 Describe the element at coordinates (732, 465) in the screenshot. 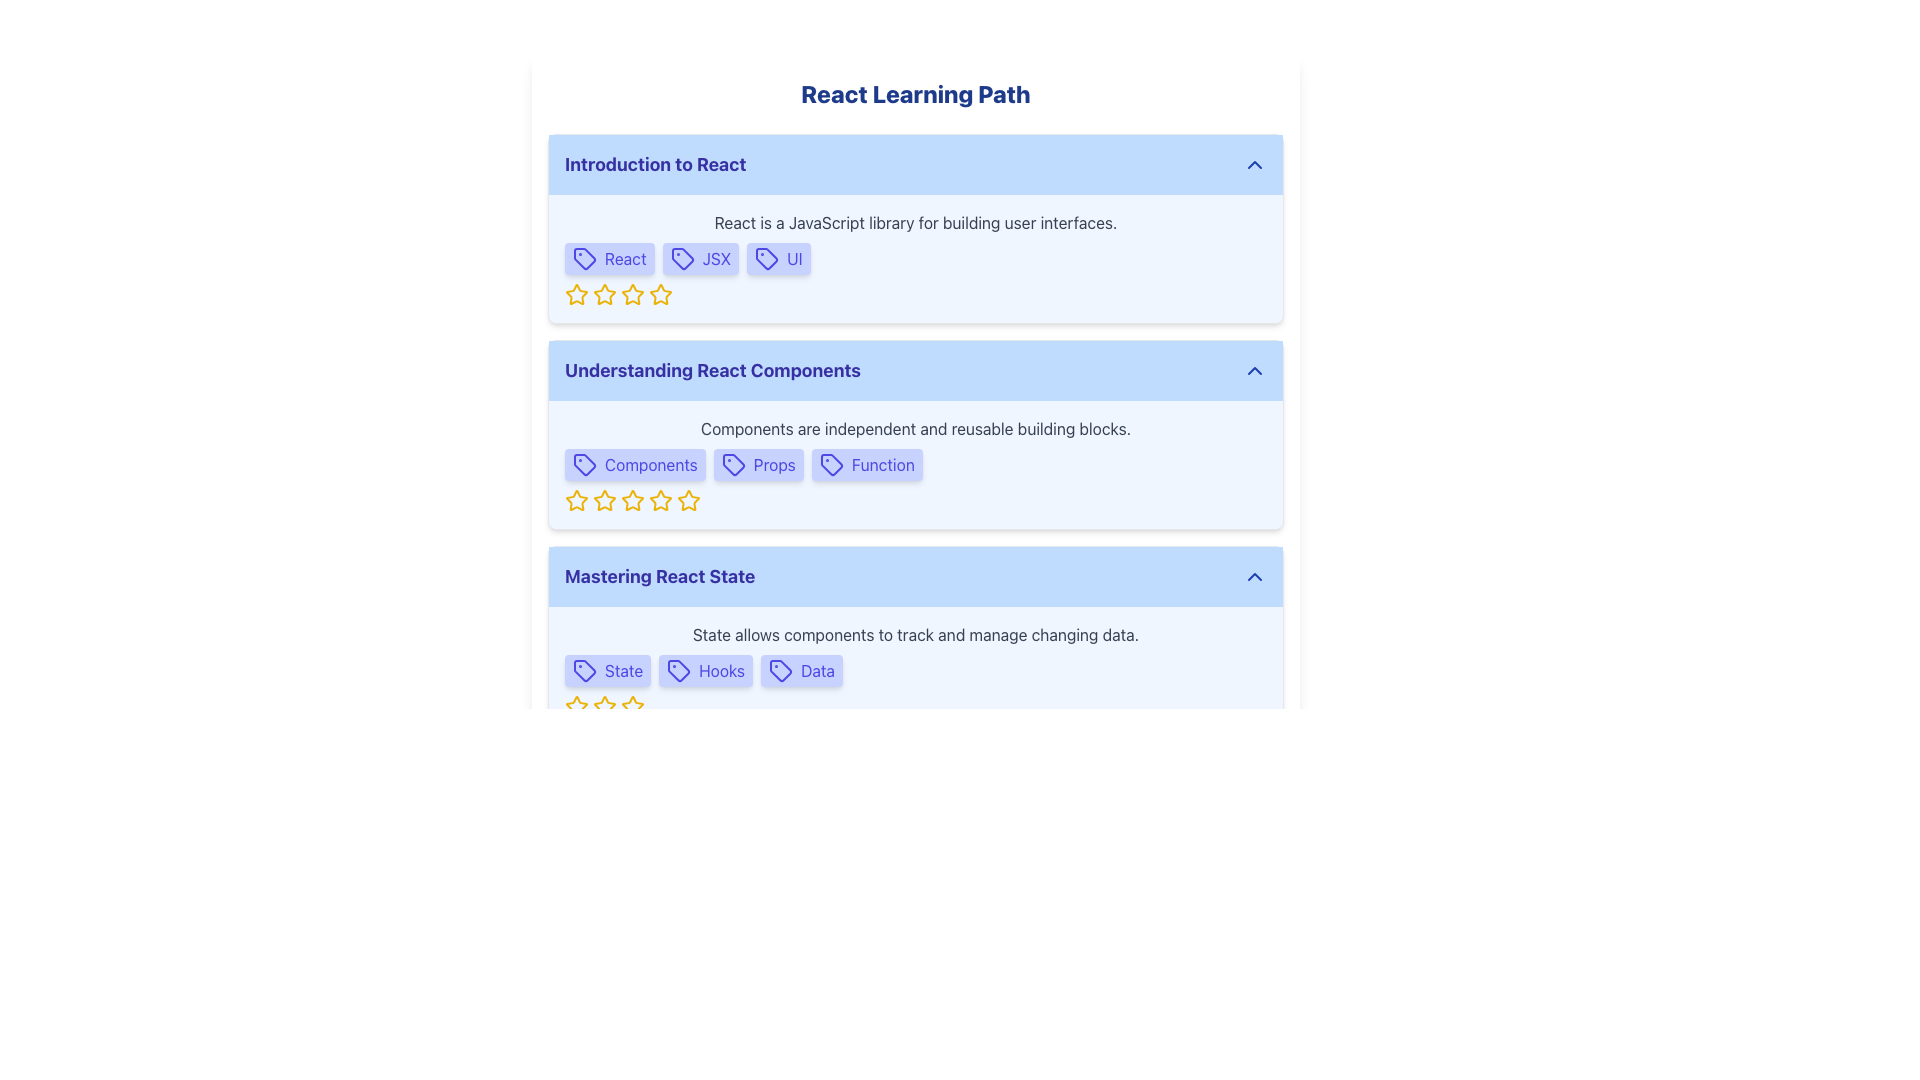

I see `the tag-shaped icon with a blue border located next to the label 'Props' in the 'Understanding React Components' section` at that location.